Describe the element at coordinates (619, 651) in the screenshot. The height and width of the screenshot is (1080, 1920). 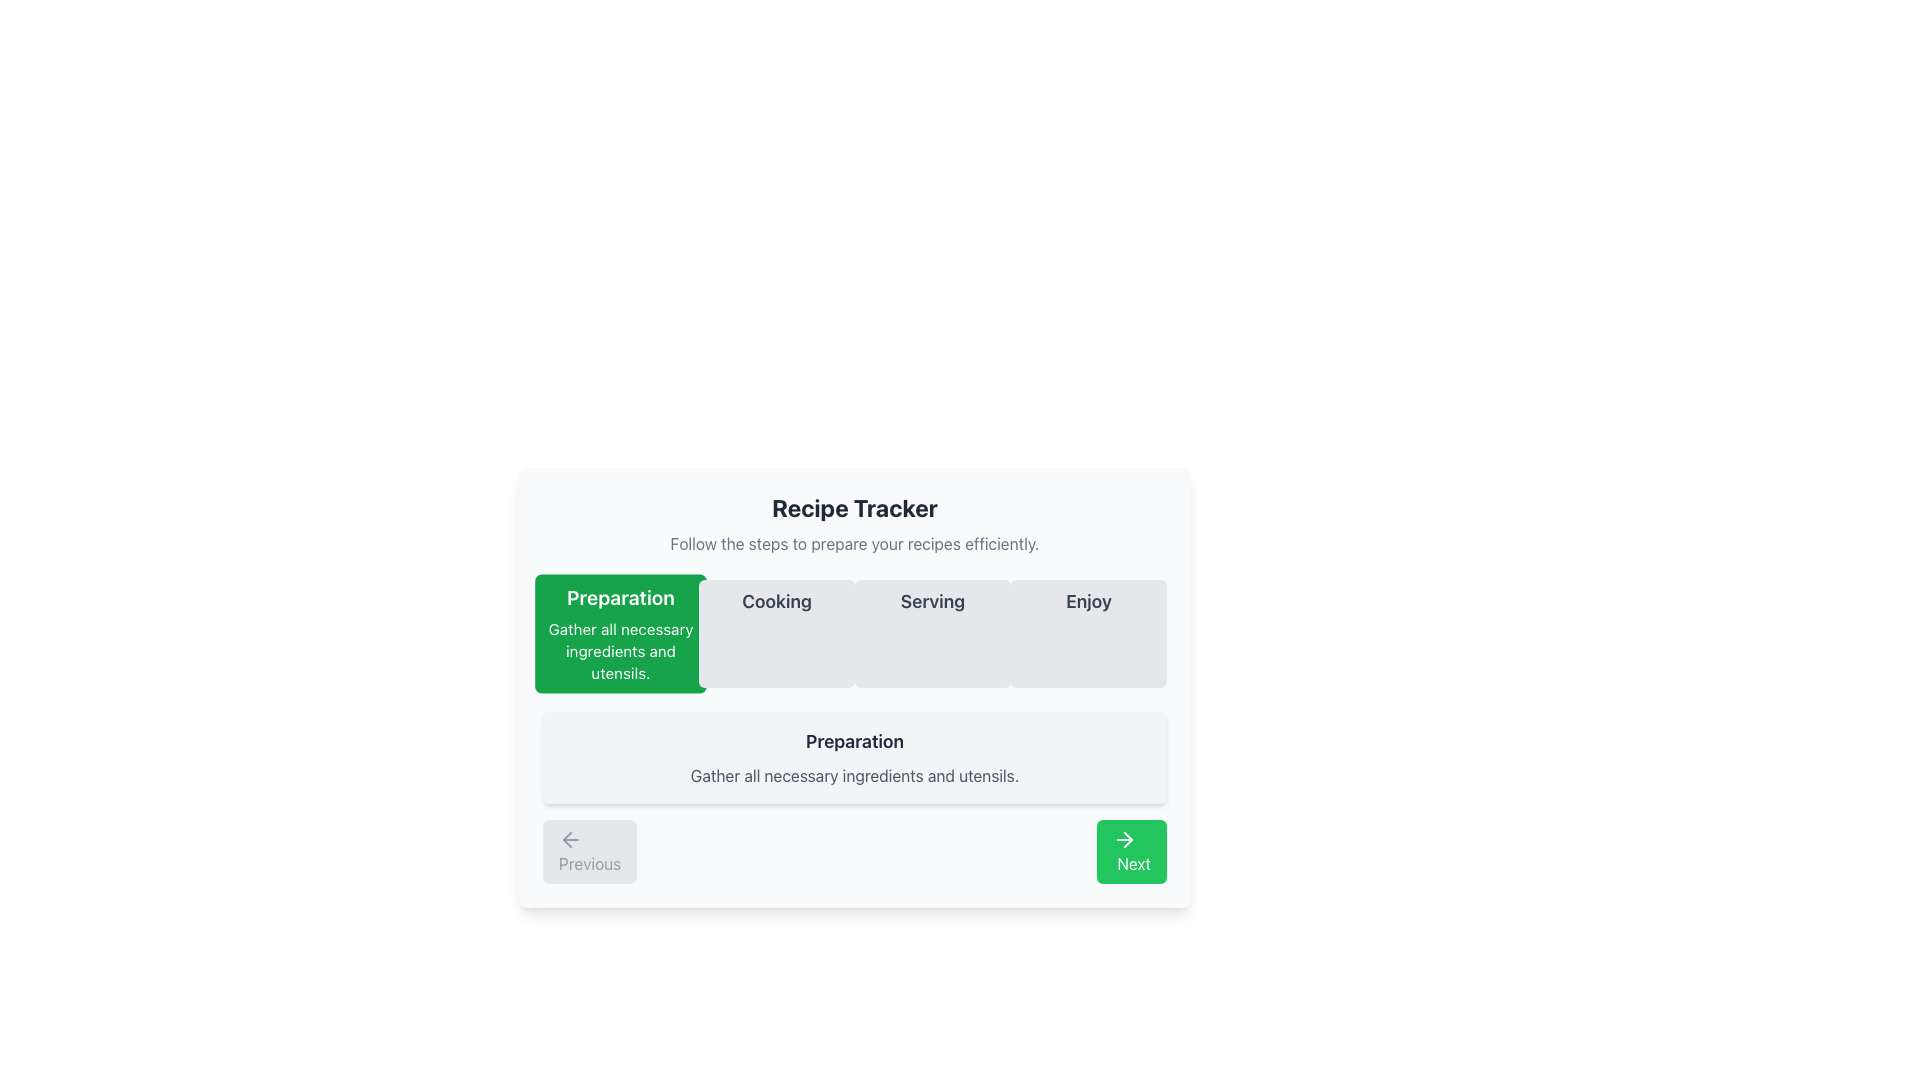
I see `displayed information from the text label located inside the green square button with rounded corners, positioned below the 'Preparation' text in the Recipe Tracker interface` at that location.